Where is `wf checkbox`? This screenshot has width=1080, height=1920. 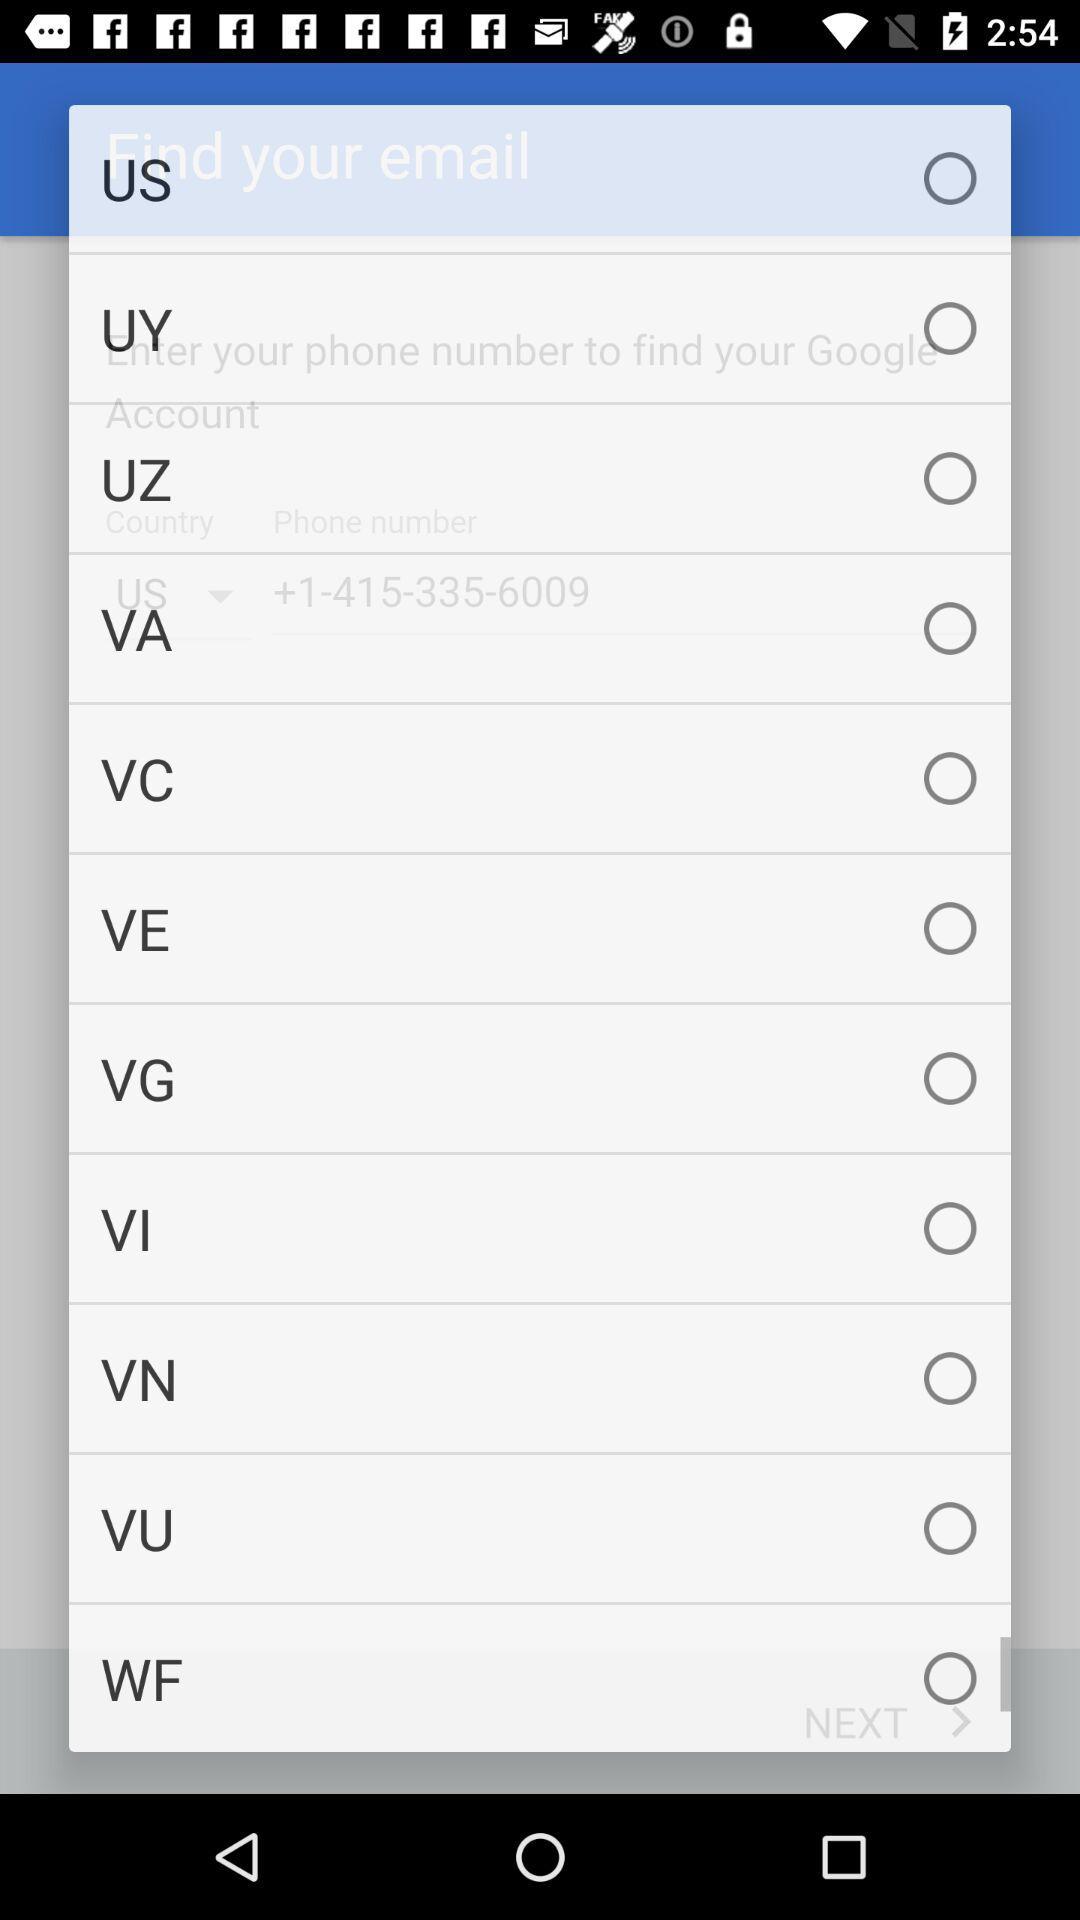 wf checkbox is located at coordinates (540, 1678).